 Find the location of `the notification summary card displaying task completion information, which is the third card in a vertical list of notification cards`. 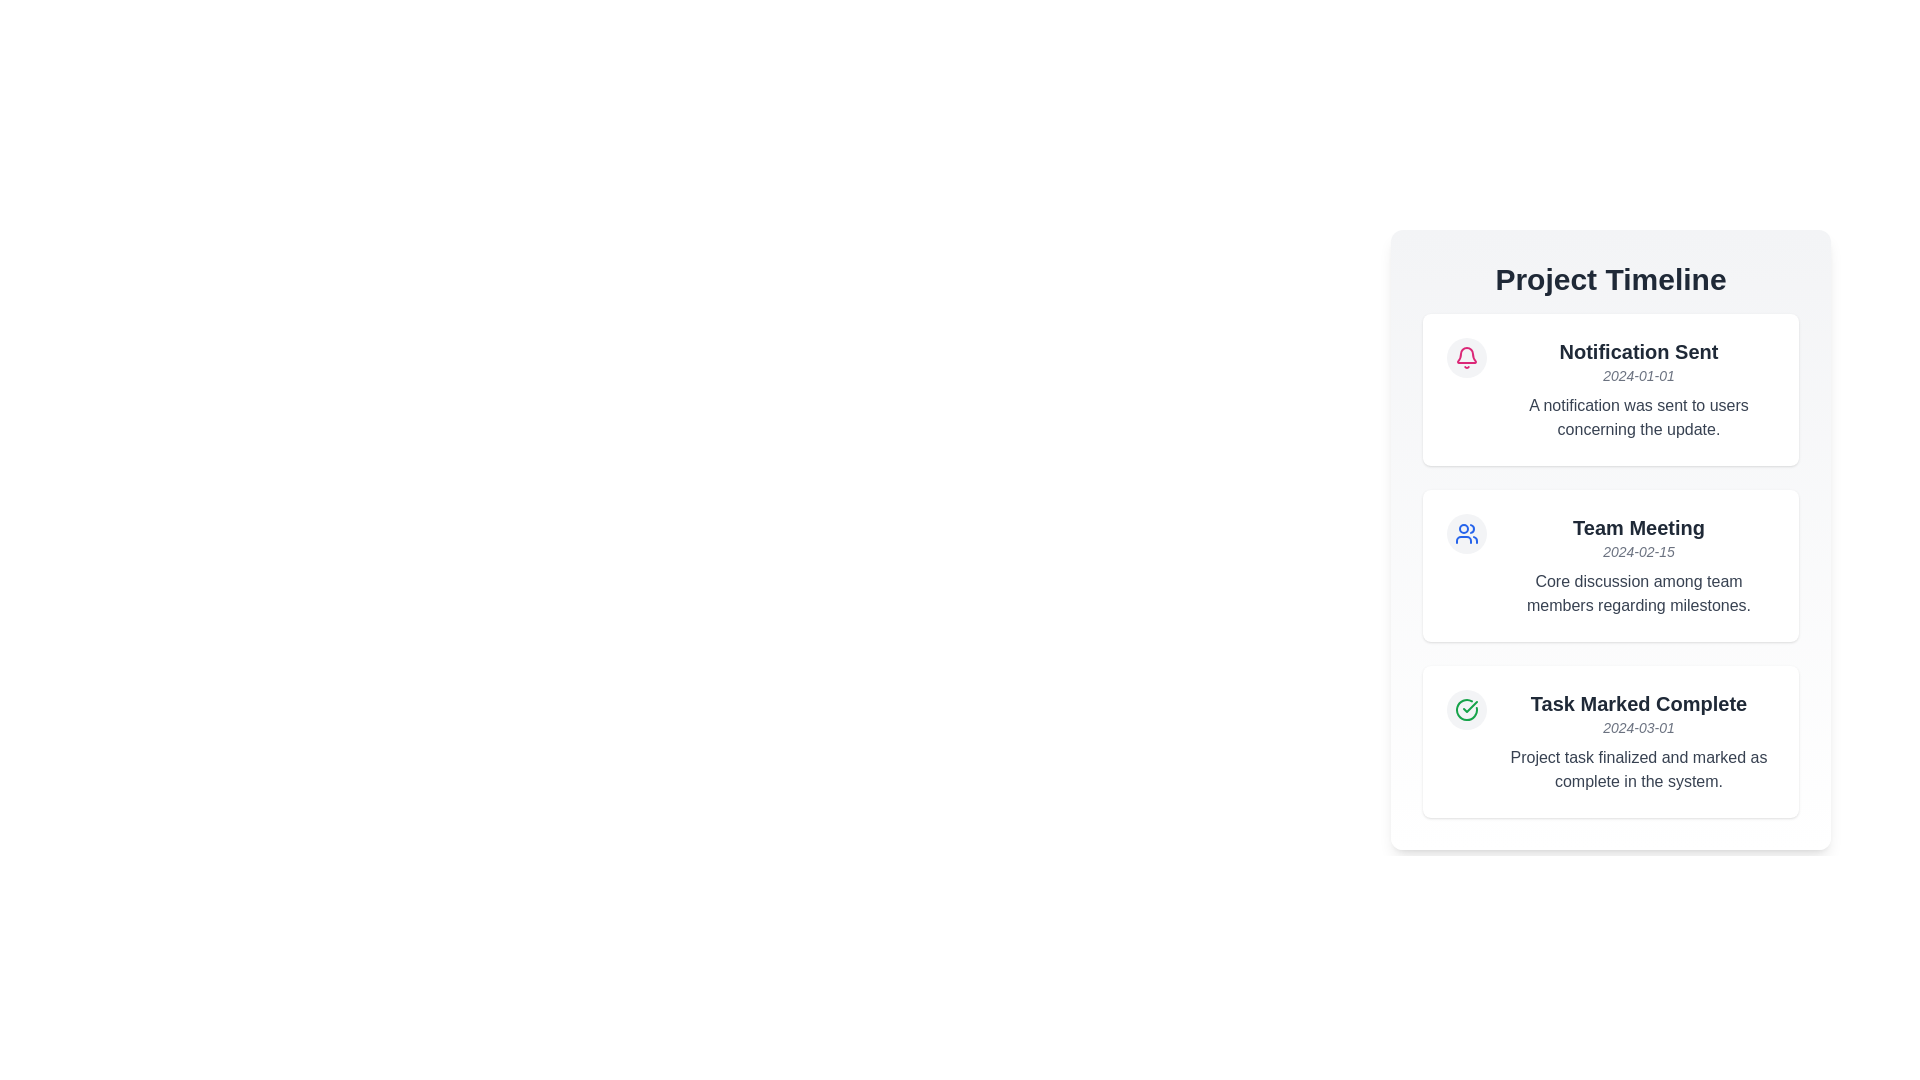

the notification summary card displaying task completion information, which is the third card in a vertical list of notification cards is located at coordinates (1611, 741).